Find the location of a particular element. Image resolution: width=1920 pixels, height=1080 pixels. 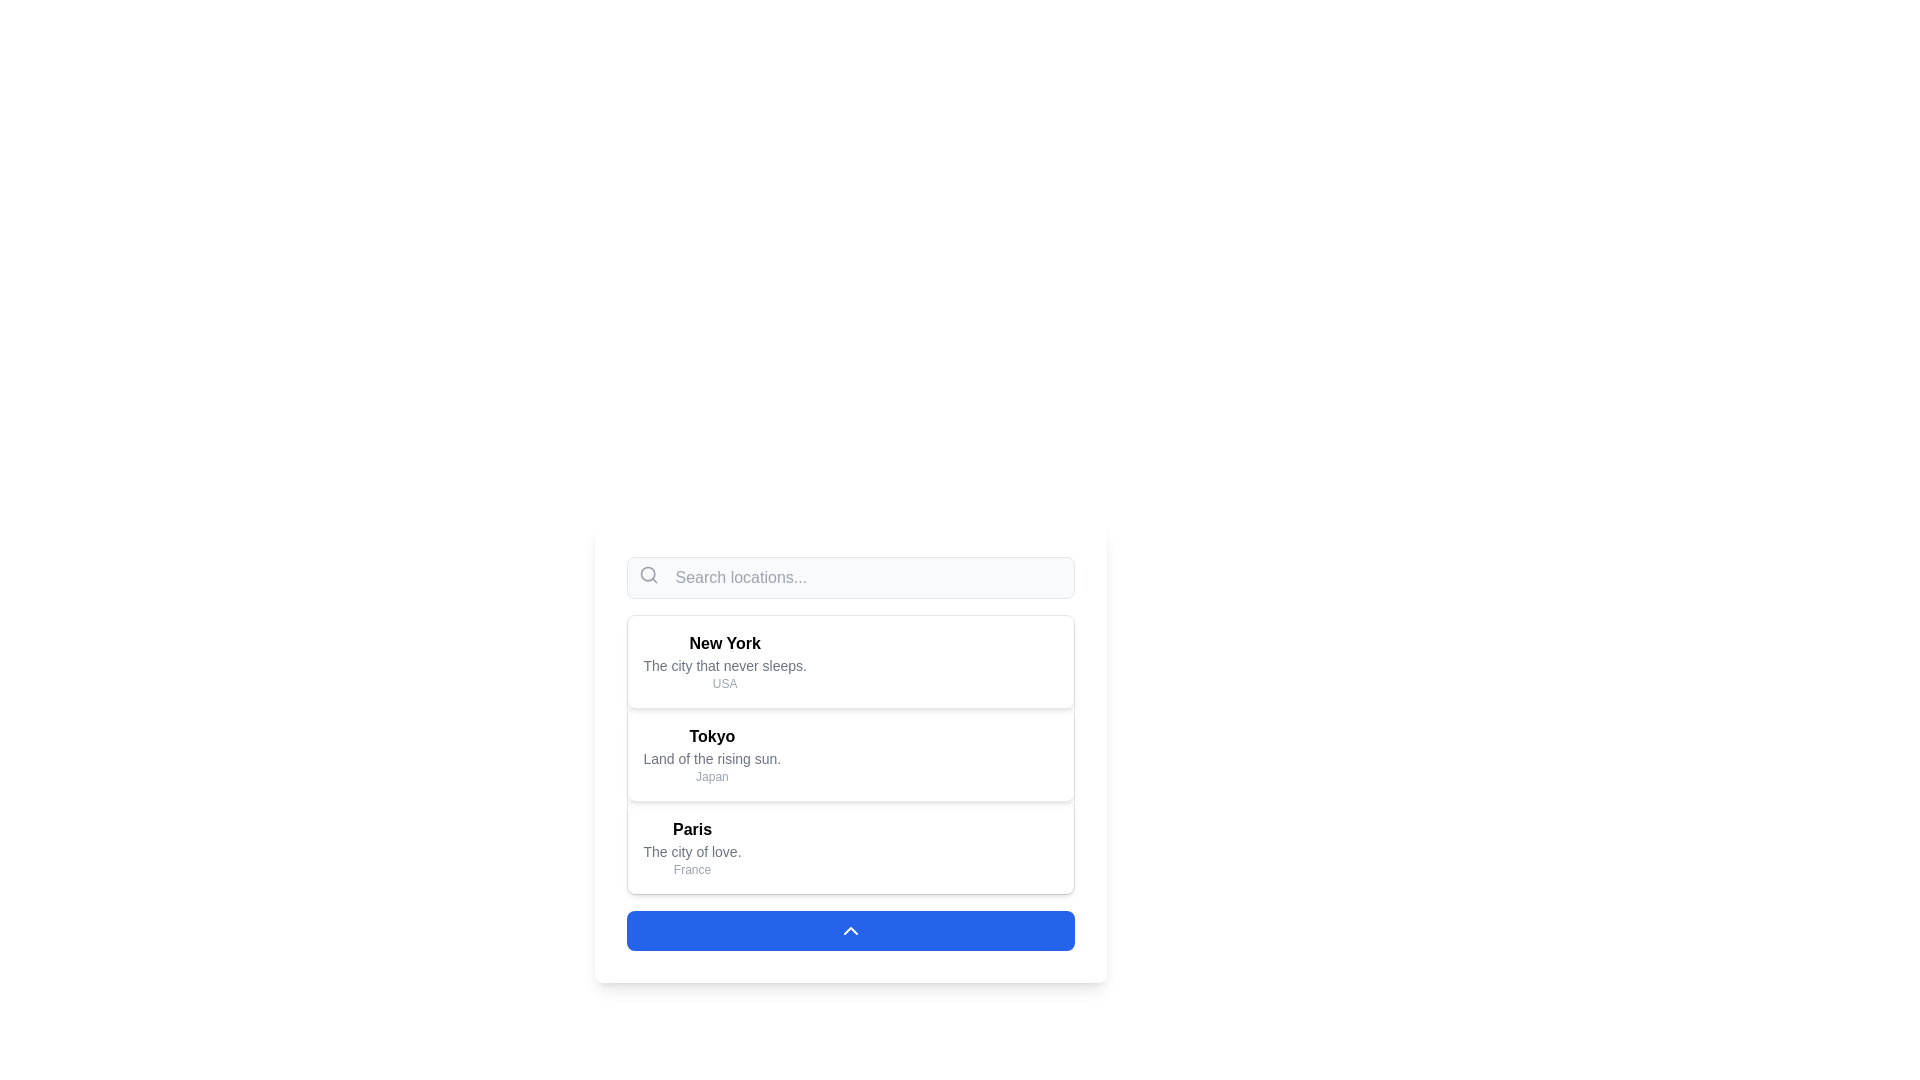

the informational text label displaying the country associated with the location 'New York', located at the lower part of the card-like block beneath the sentence 'The city that never sleeps' is located at coordinates (724, 682).